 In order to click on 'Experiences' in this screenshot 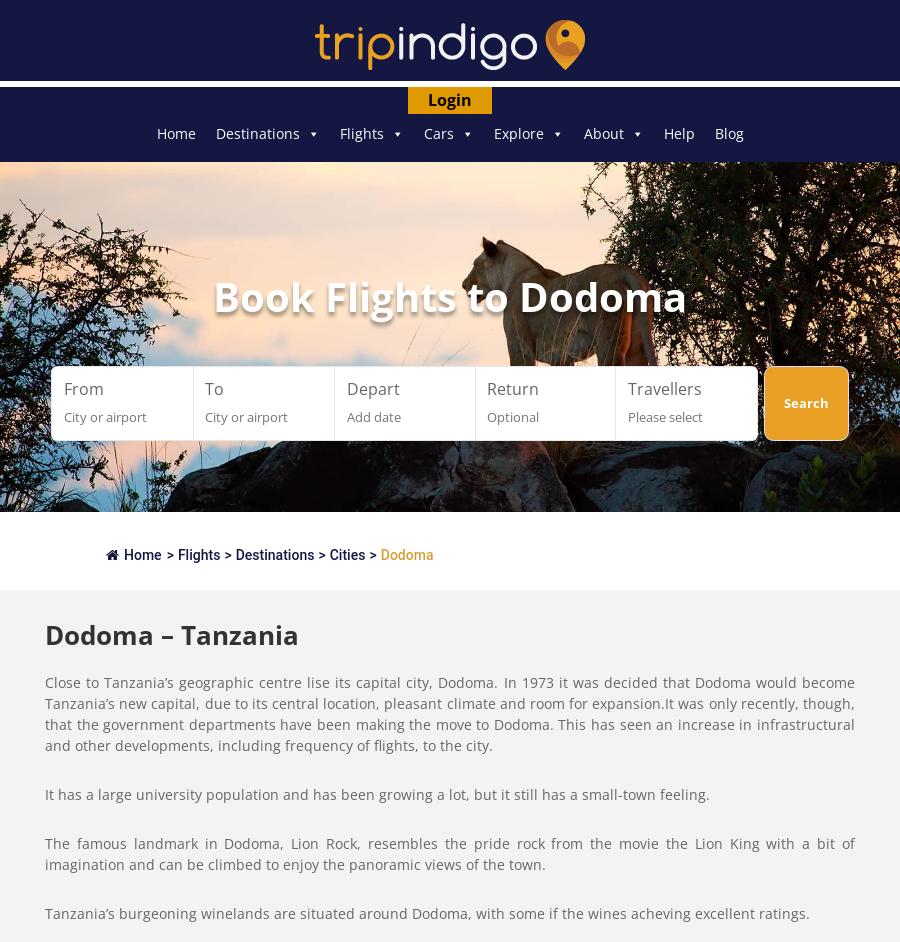, I will do `click(532, 170)`.